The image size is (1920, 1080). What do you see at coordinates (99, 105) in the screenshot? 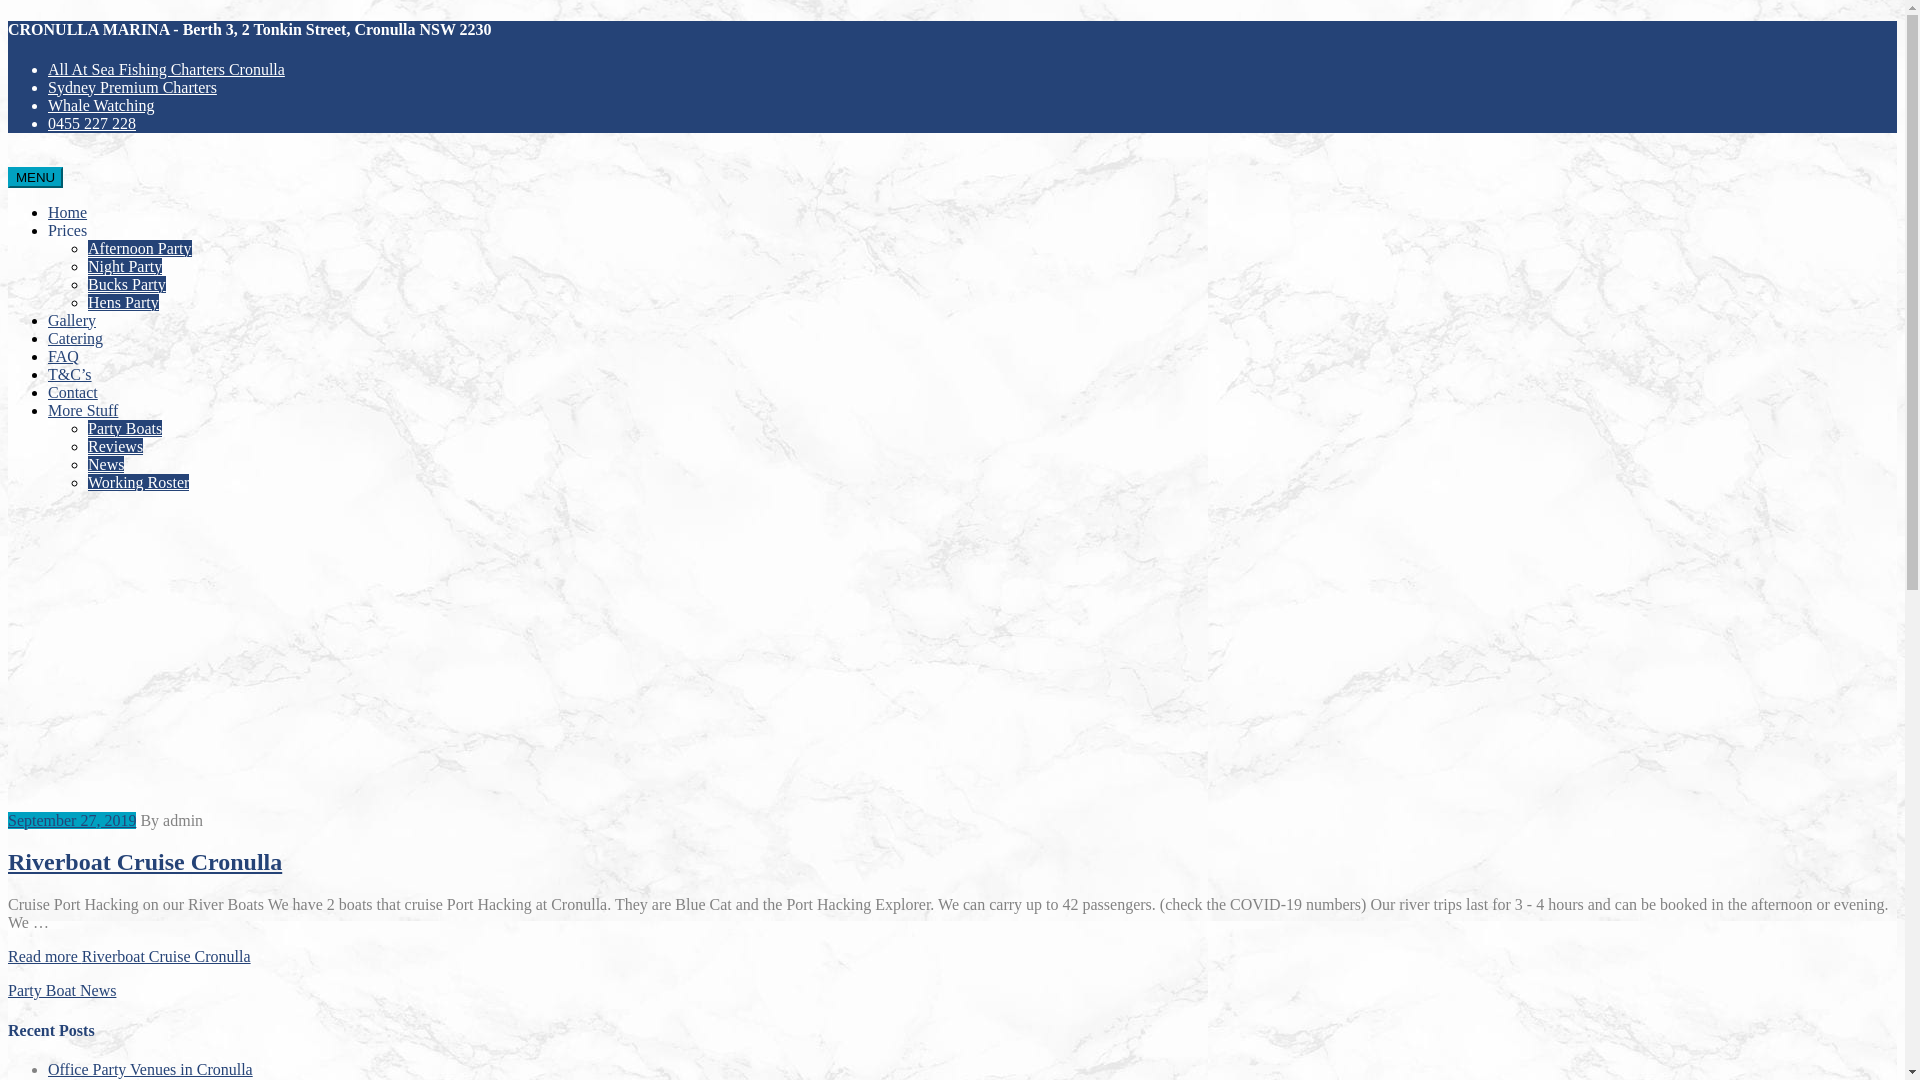
I see `'Whale Watching'` at bounding box center [99, 105].